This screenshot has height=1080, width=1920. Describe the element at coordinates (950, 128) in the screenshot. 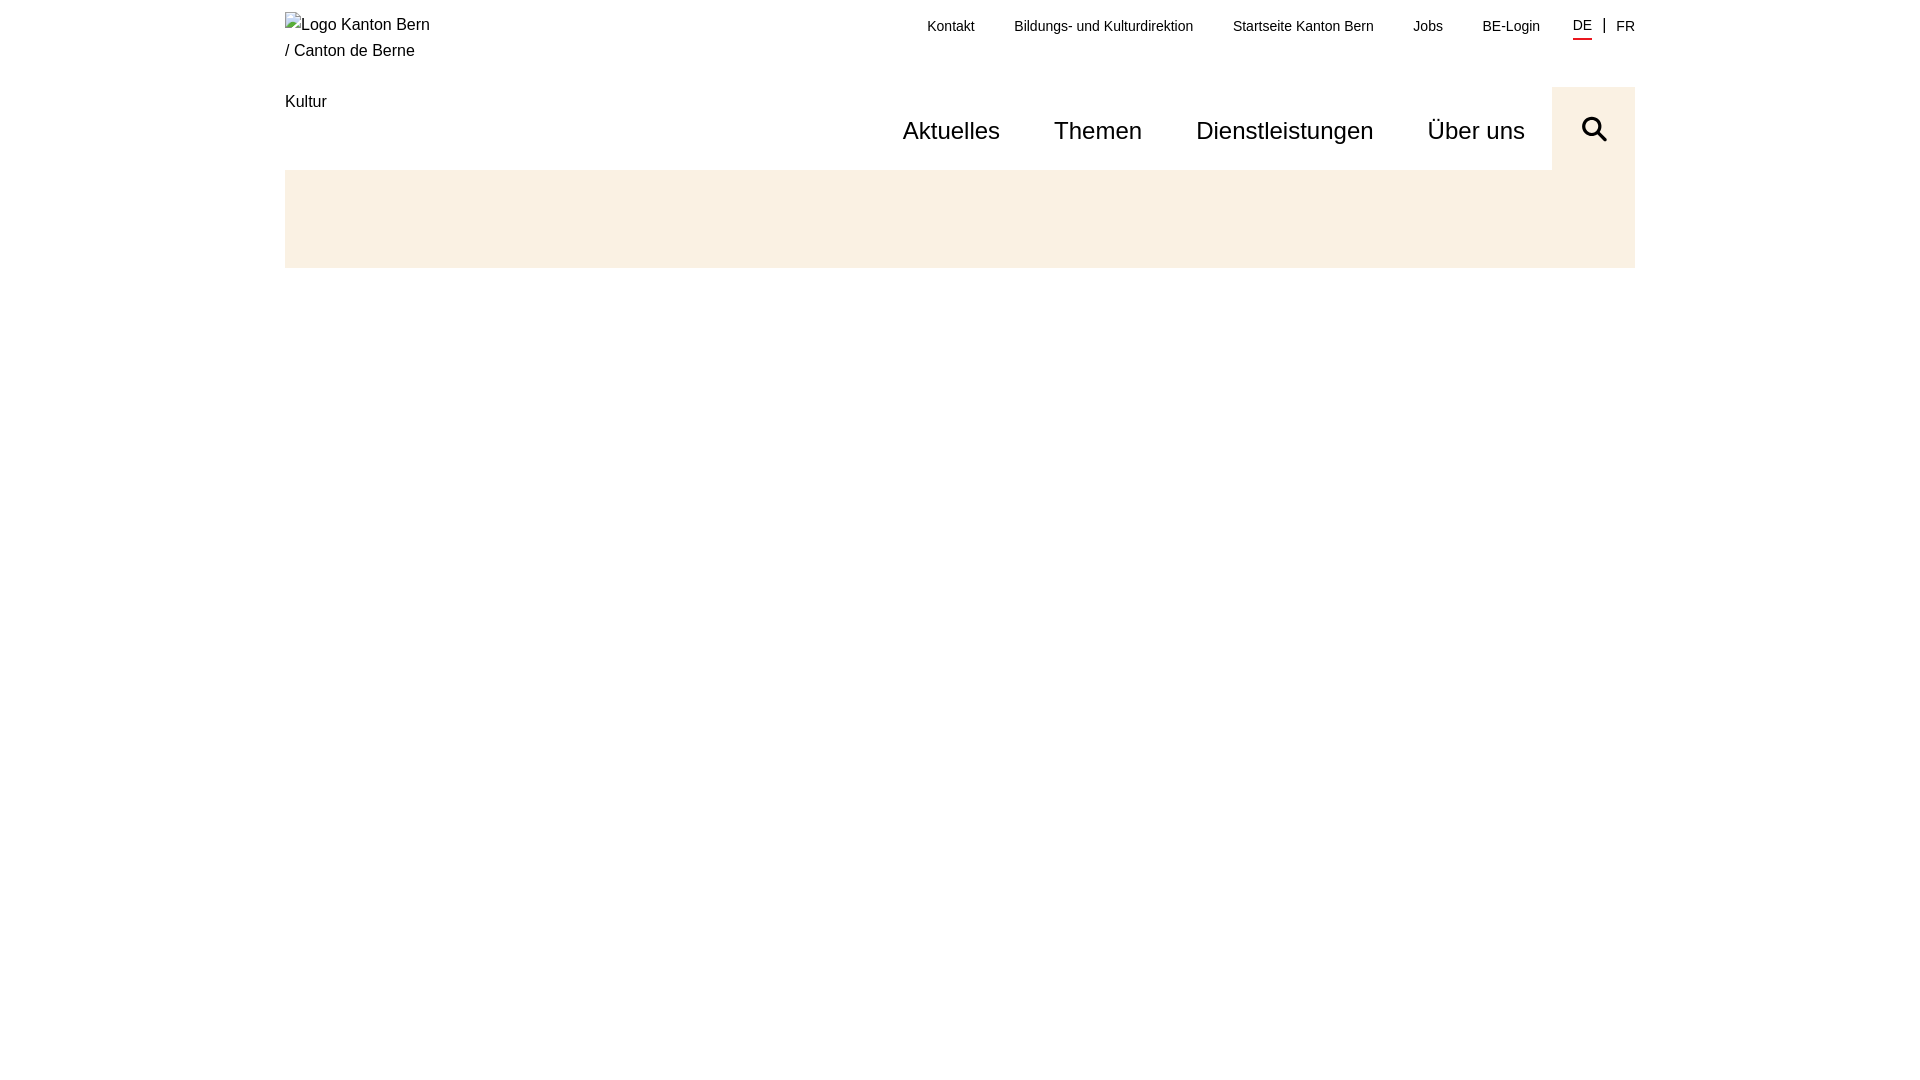

I see `'Aktuelles'` at that location.